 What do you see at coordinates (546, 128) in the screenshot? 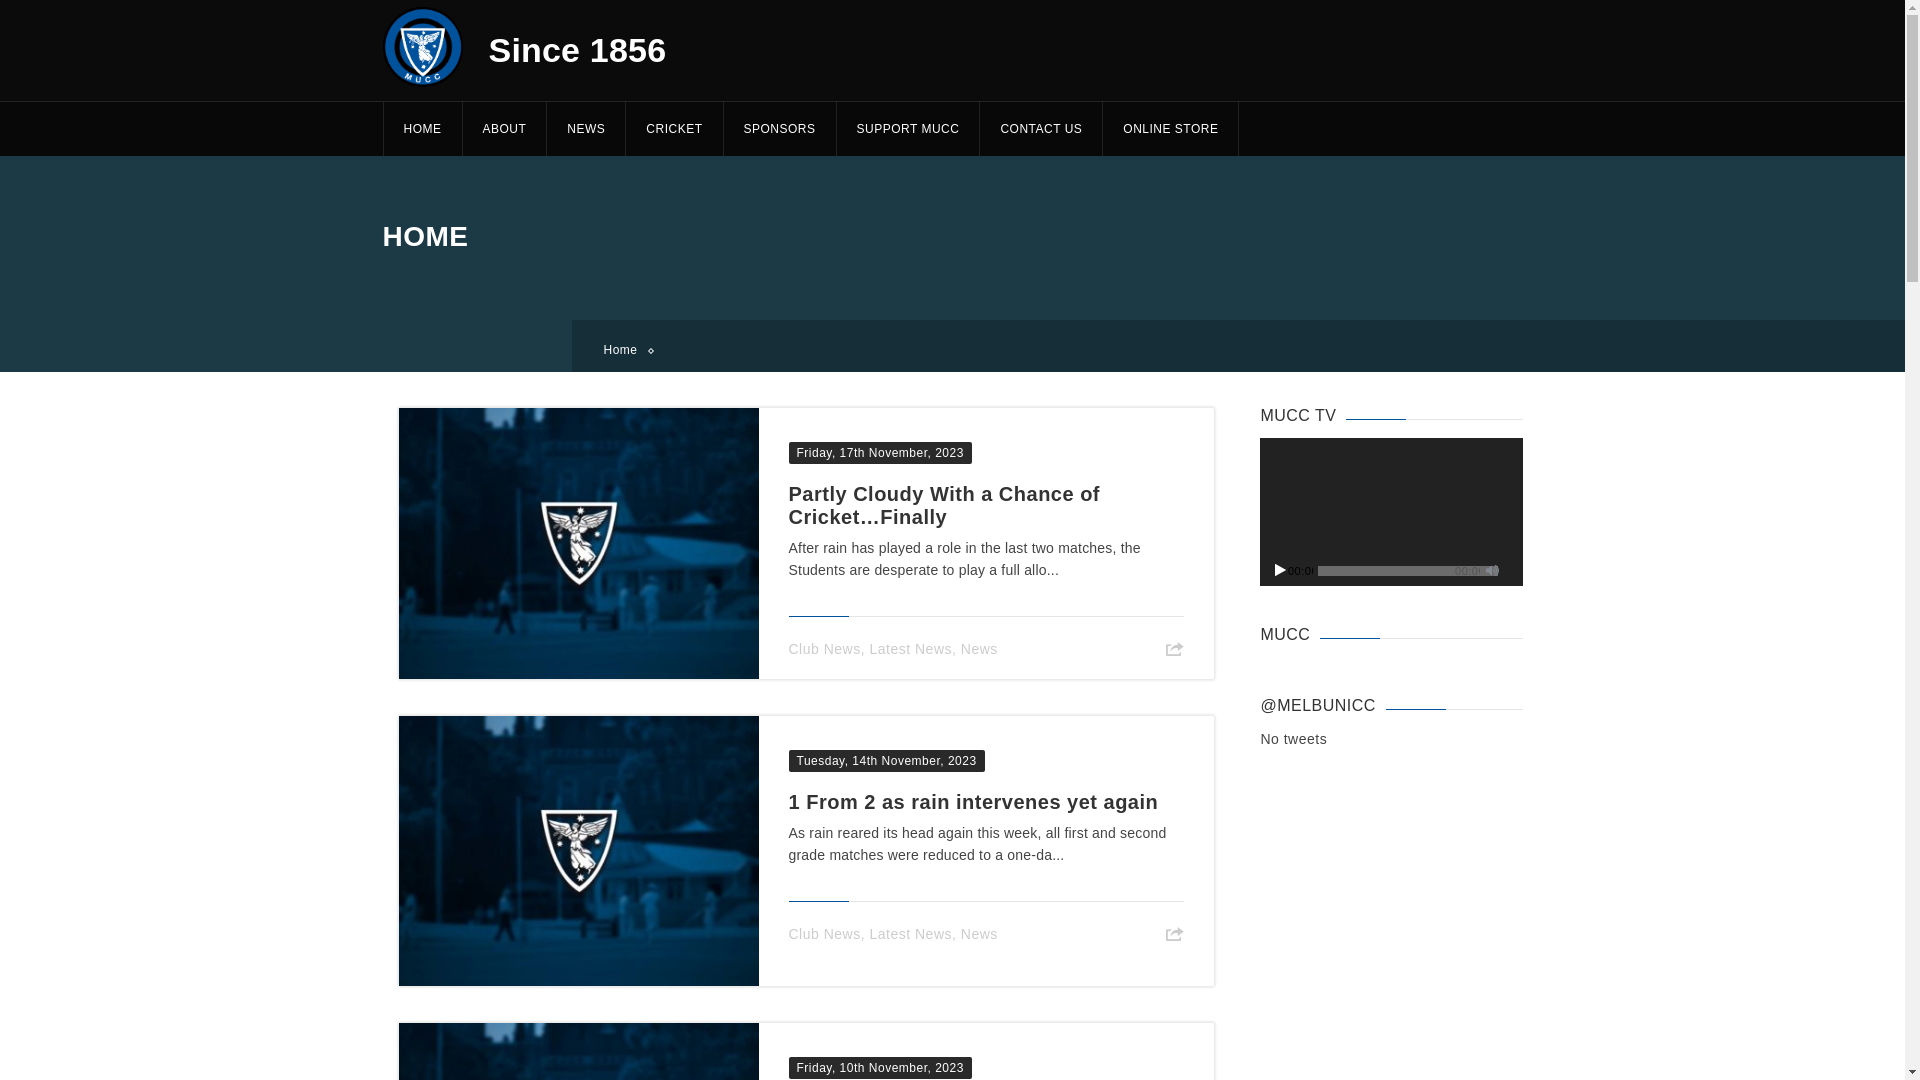
I see `'NEWS'` at bounding box center [546, 128].